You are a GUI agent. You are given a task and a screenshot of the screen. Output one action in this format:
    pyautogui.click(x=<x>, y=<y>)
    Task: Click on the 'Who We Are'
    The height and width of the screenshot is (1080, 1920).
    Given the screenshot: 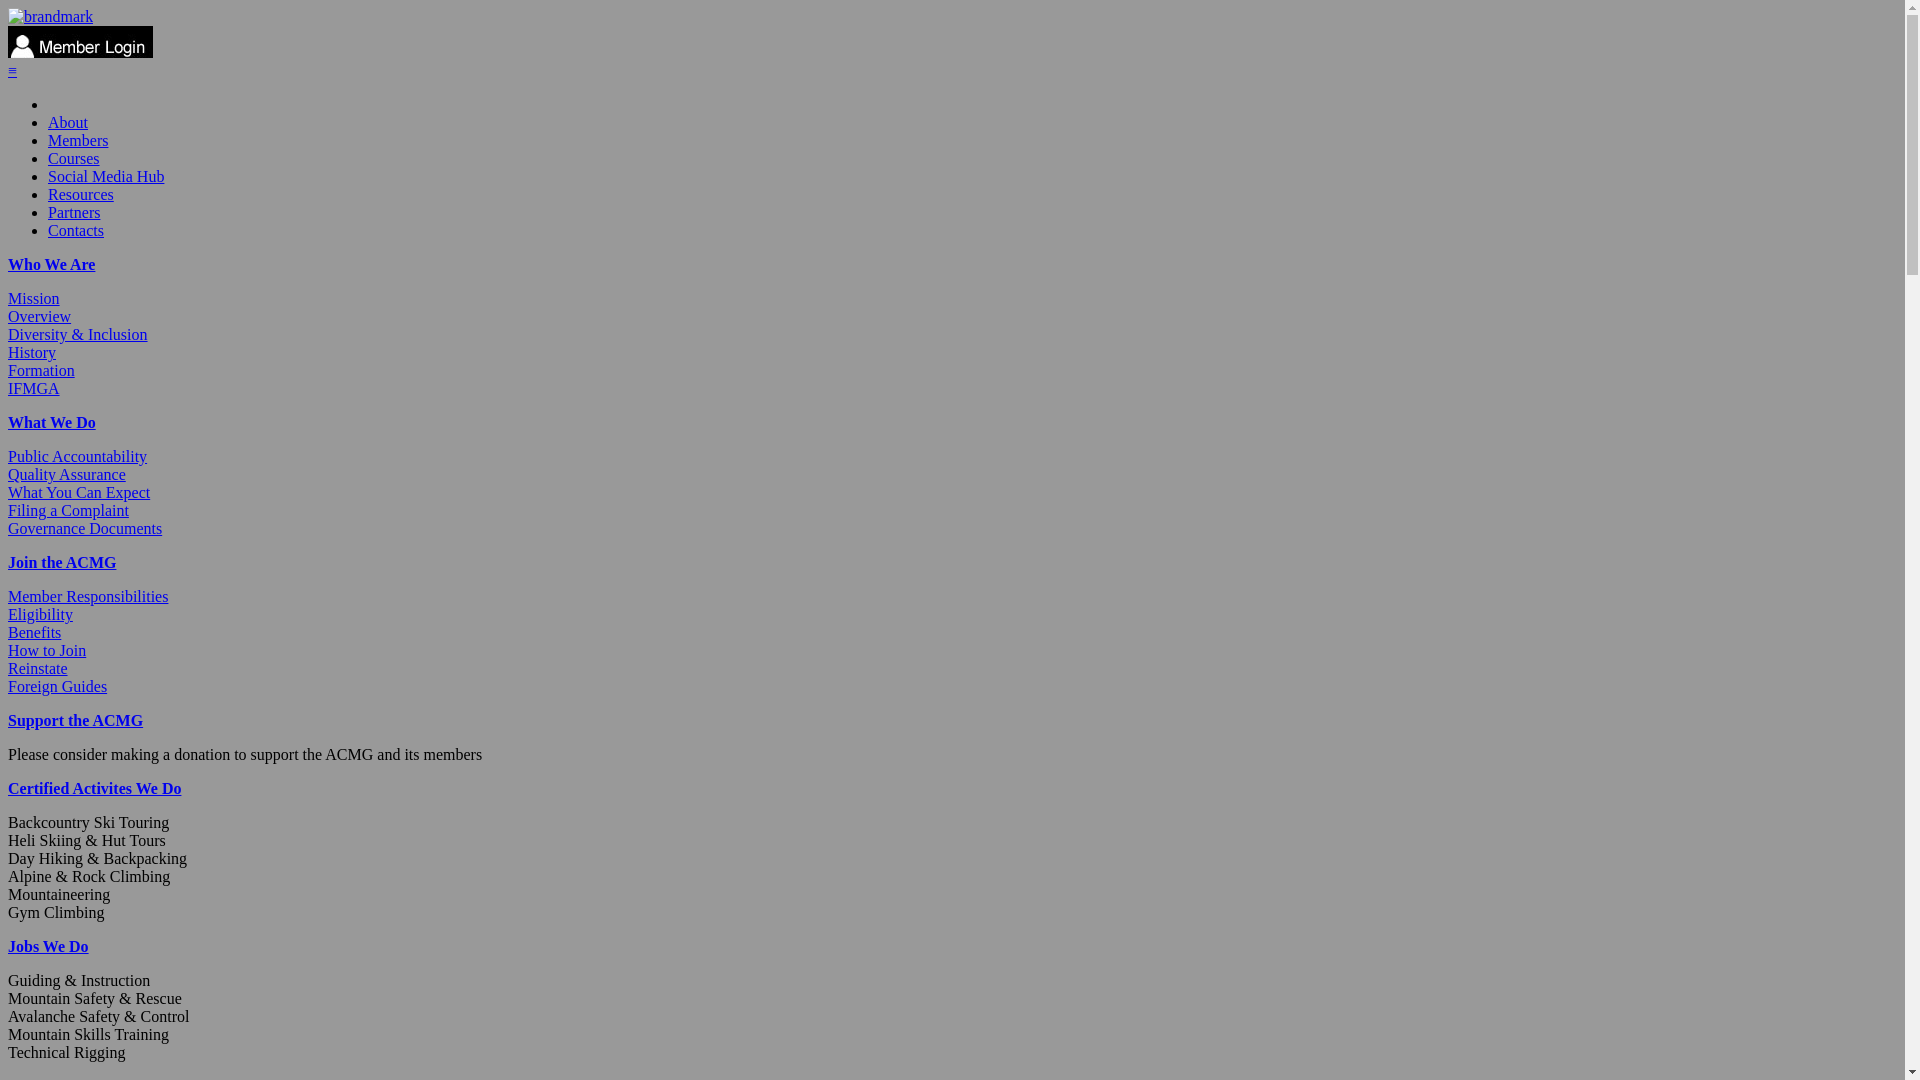 What is the action you would take?
    pyautogui.click(x=8, y=263)
    